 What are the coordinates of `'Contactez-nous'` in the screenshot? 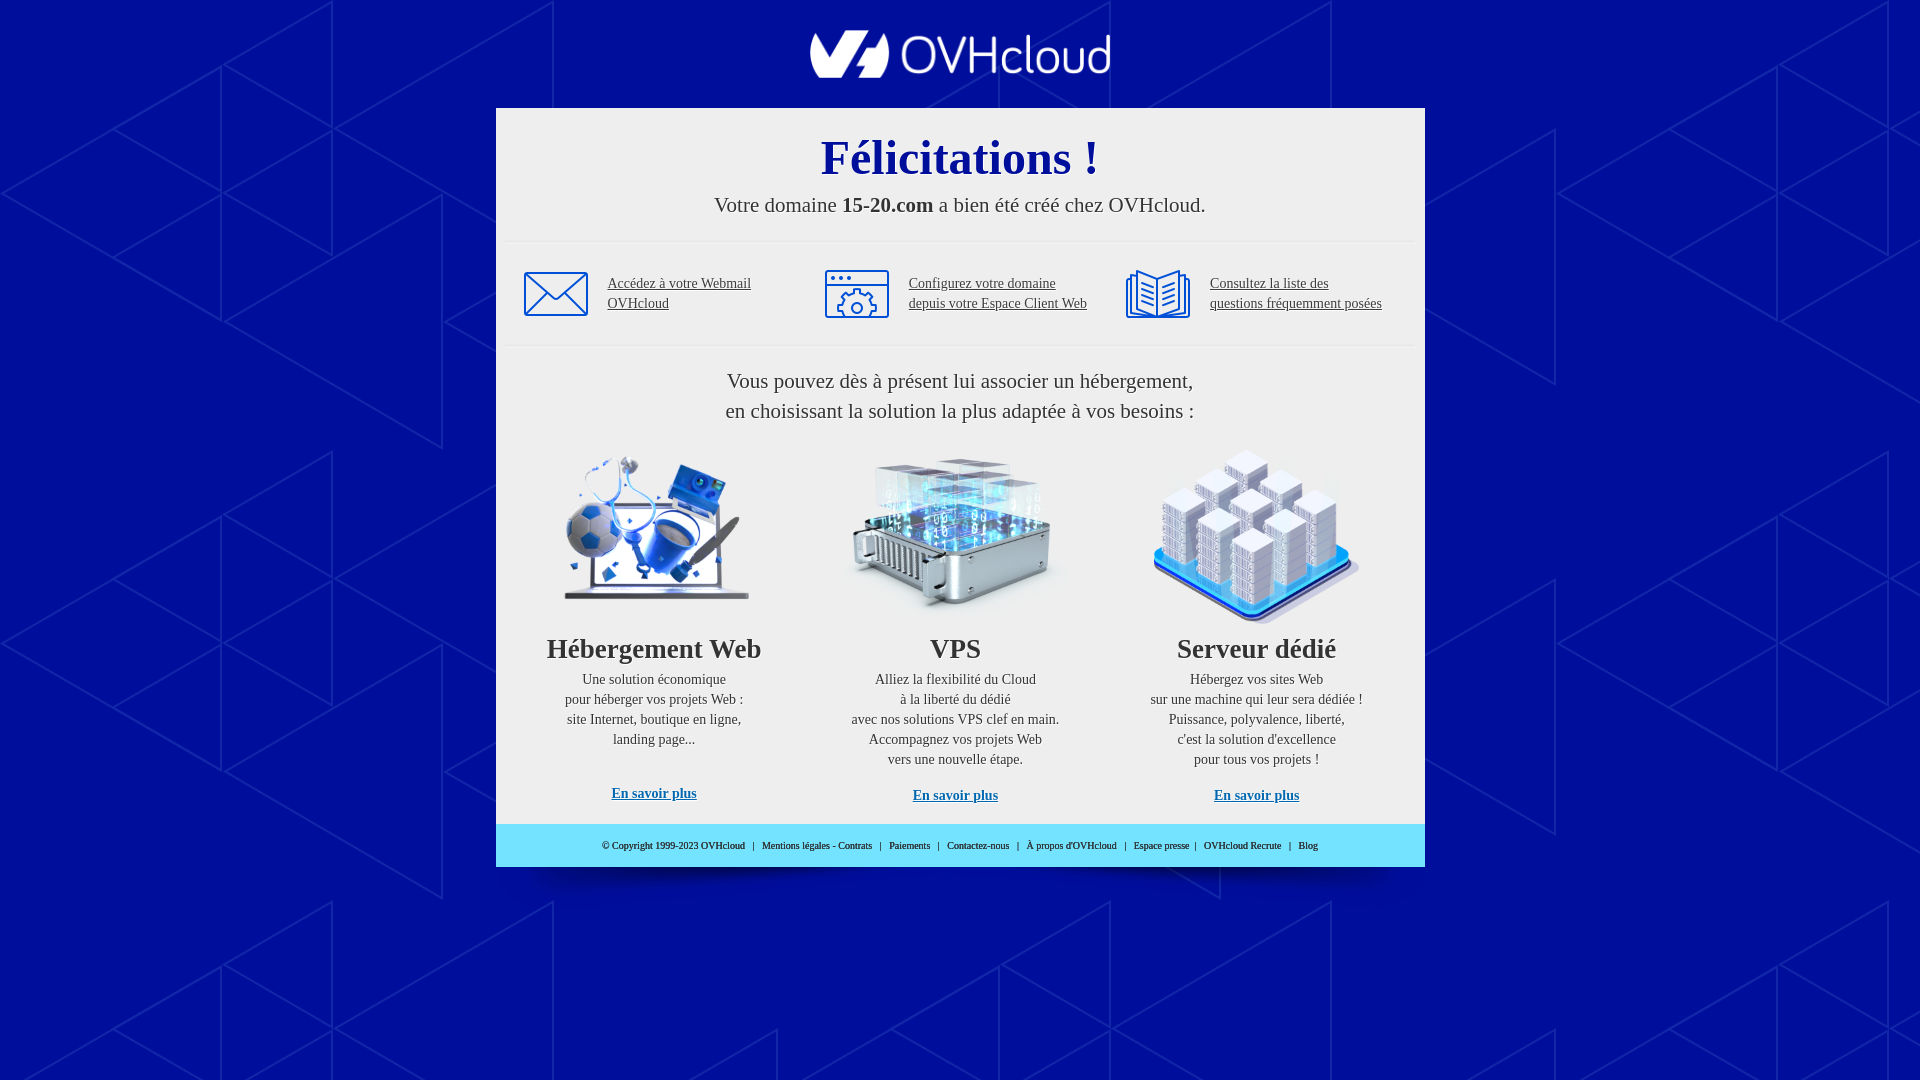 It's located at (945, 845).